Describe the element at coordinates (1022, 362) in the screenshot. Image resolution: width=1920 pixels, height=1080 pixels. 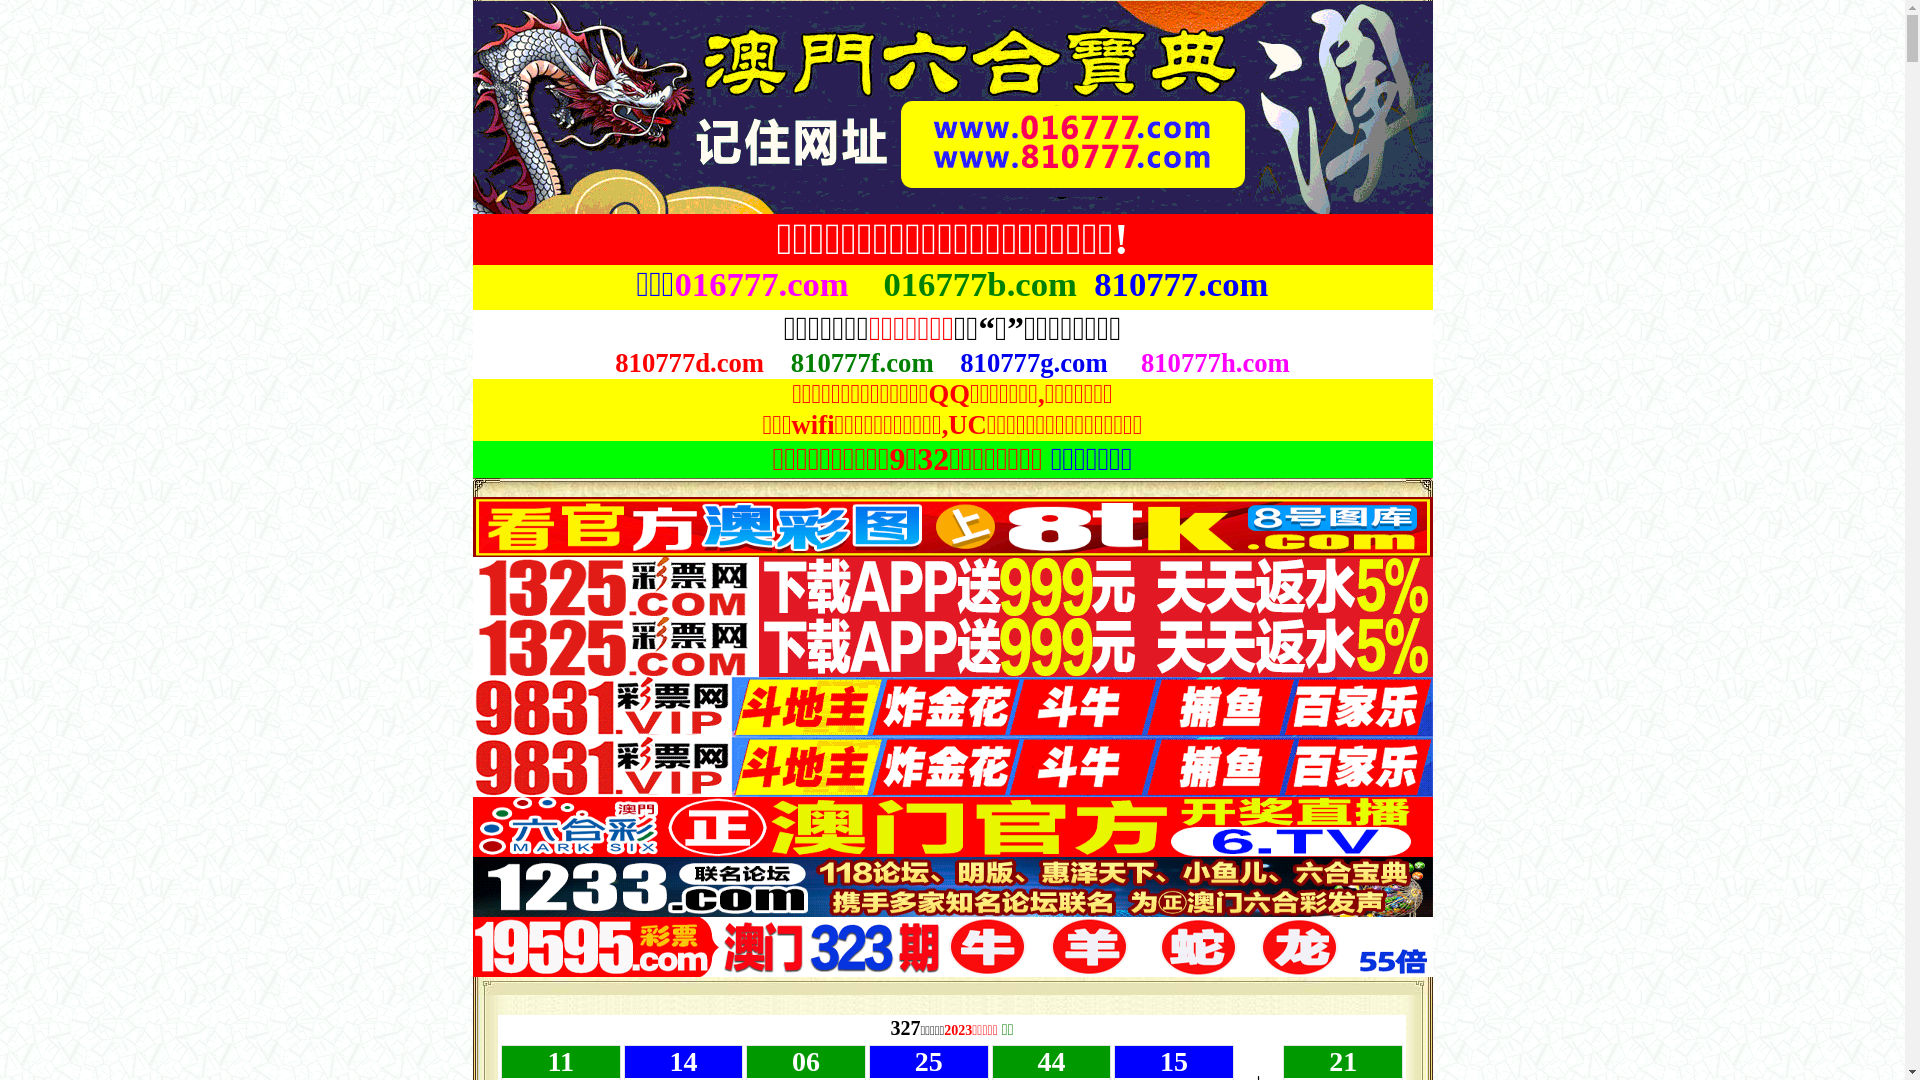
I see `'810777g.co'` at that location.